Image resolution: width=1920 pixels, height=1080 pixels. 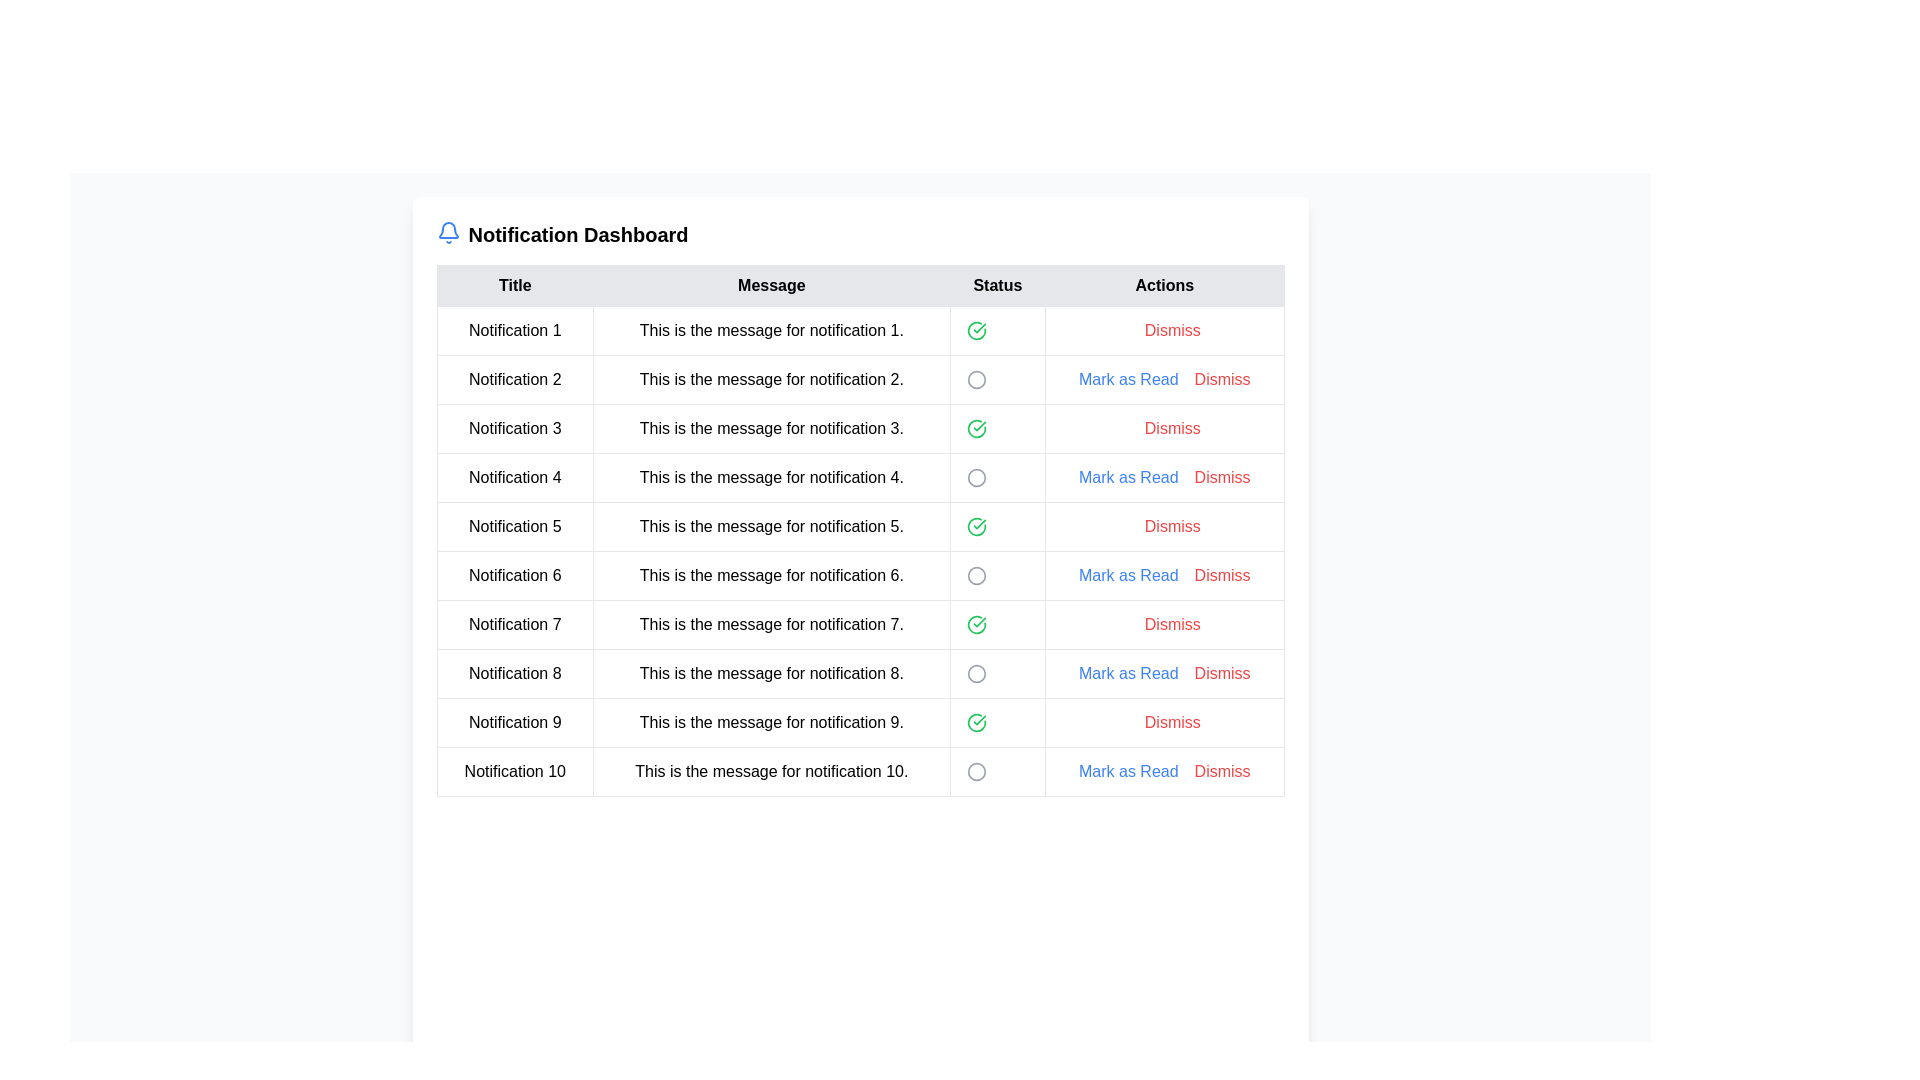 What do you see at coordinates (515, 427) in the screenshot?
I see `assistive technology` at bounding box center [515, 427].